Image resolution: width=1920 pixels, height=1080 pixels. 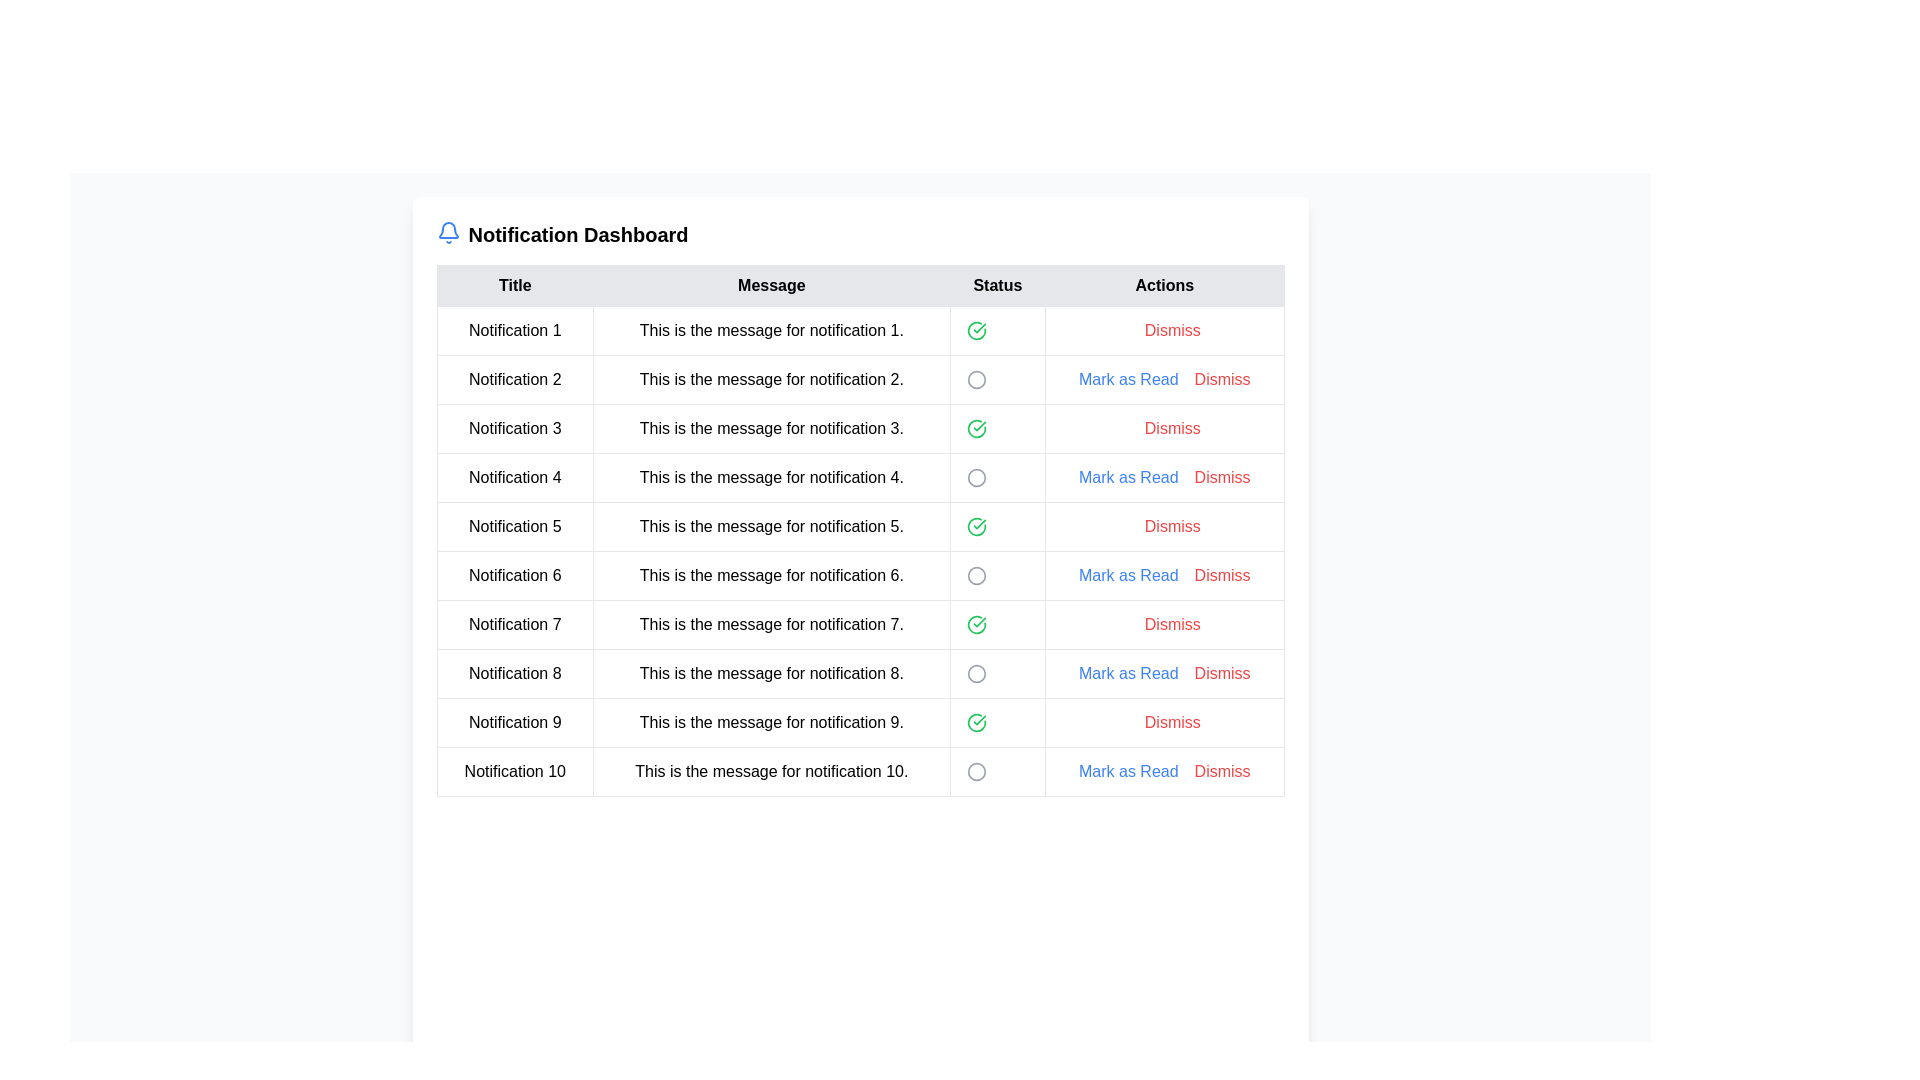 What do you see at coordinates (515, 427) in the screenshot?
I see `assistive technology` at bounding box center [515, 427].